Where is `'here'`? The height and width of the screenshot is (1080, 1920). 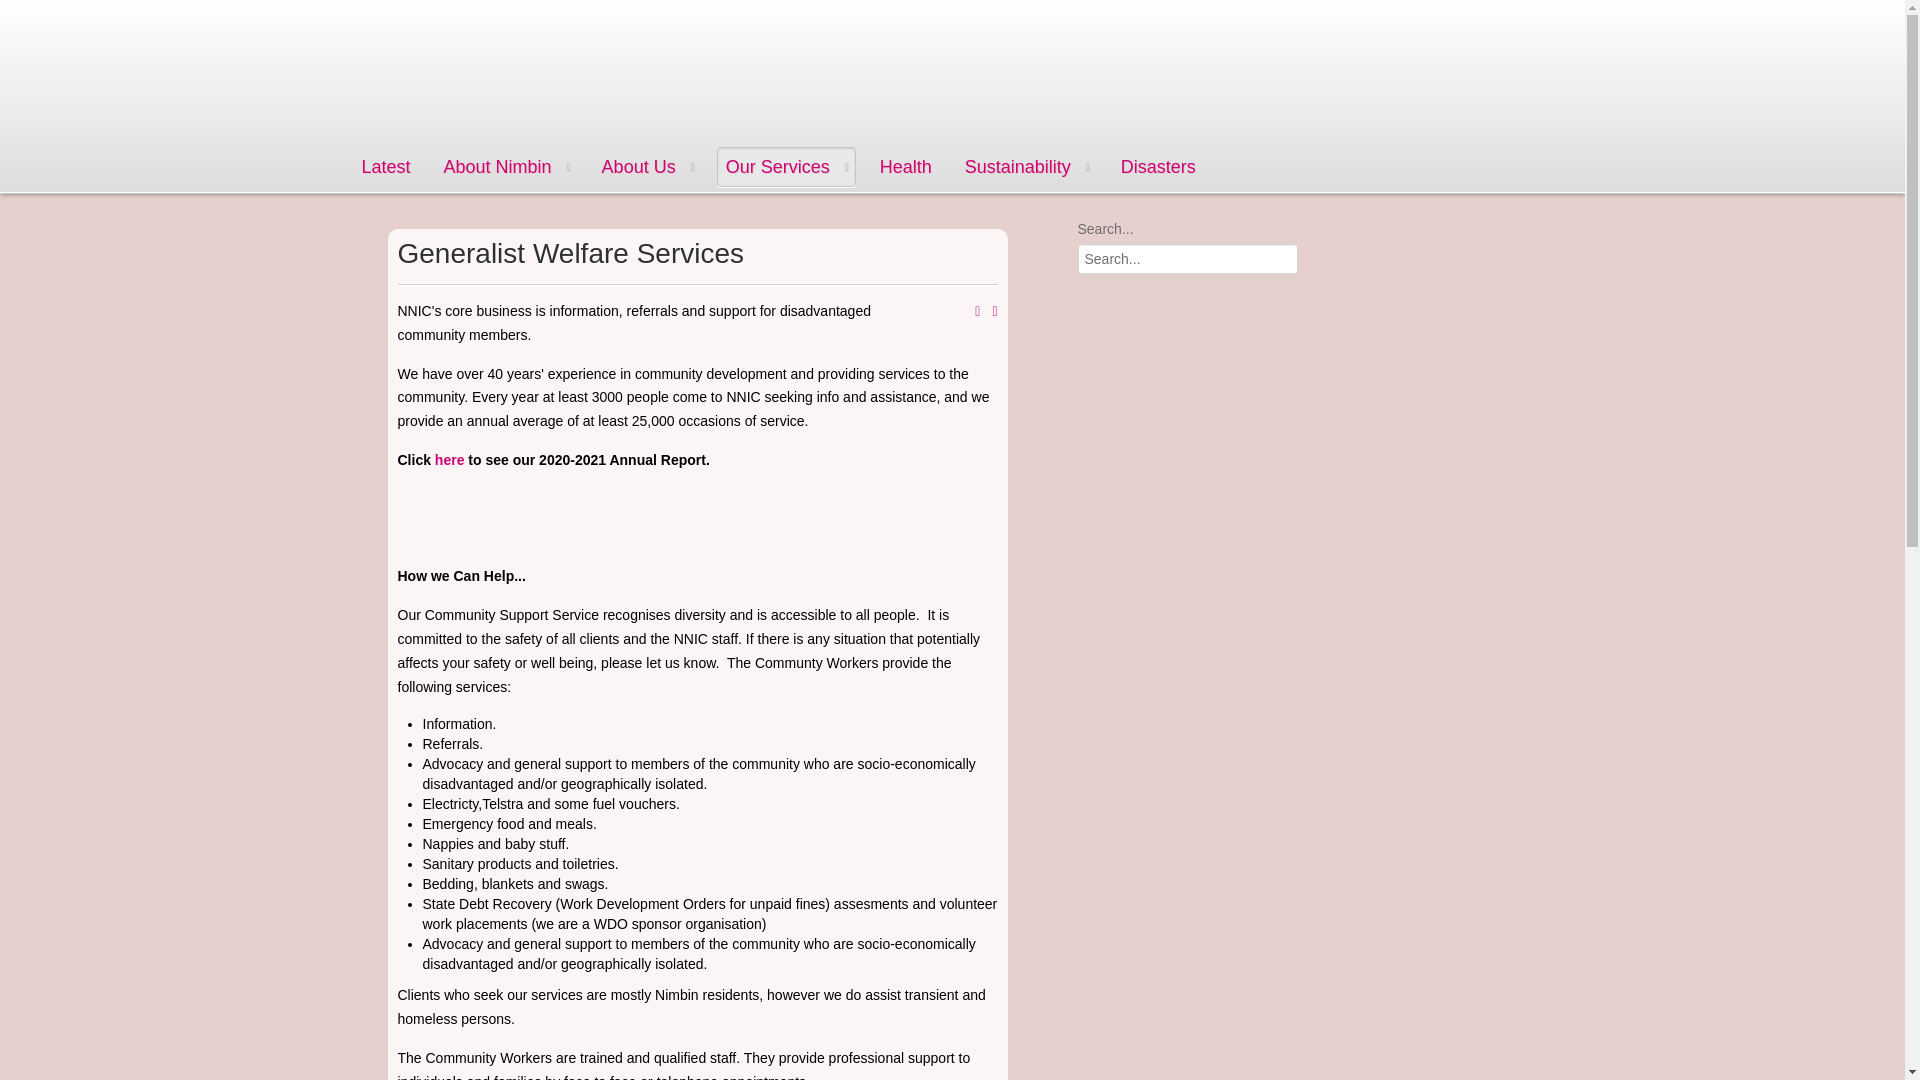
'here' is located at coordinates (449, 459).